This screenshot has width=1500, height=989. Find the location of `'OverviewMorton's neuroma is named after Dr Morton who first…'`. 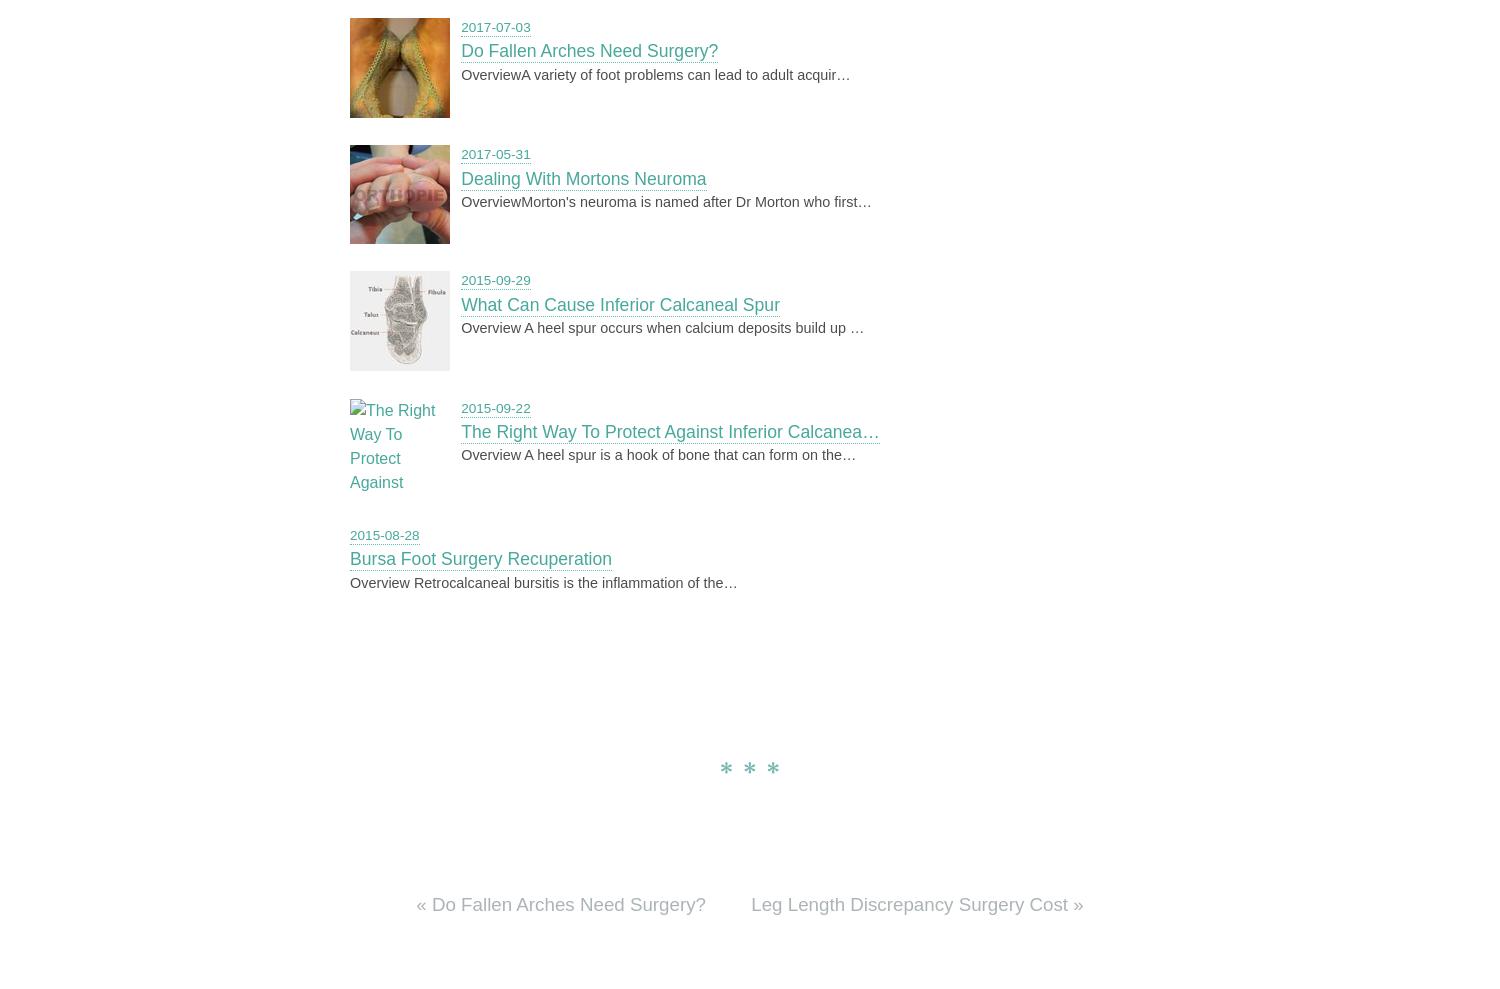

'OverviewMorton's neuroma is named after Dr Morton who first…' is located at coordinates (666, 201).